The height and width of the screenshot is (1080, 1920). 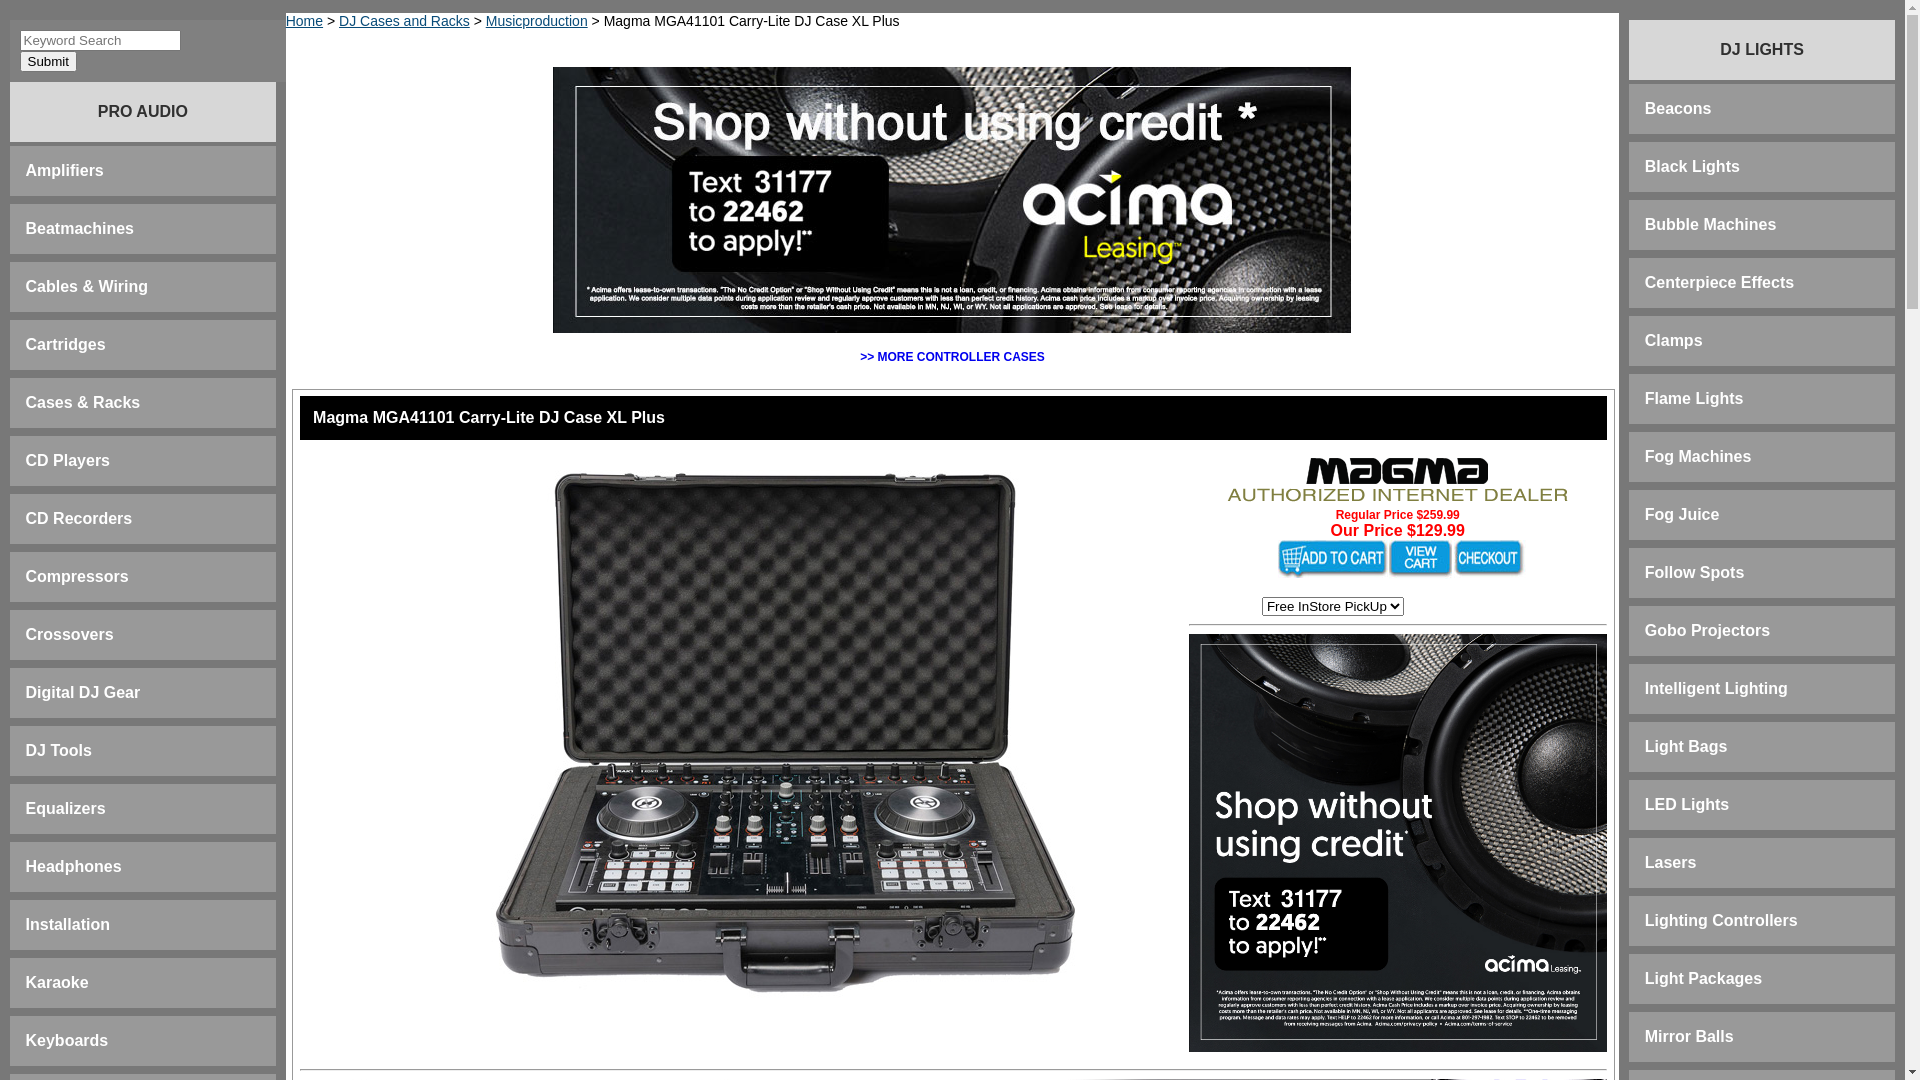 What do you see at coordinates (142, 111) in the screenshot?
I see `'PRO AUDIO'` at bounding box center [142, 111].